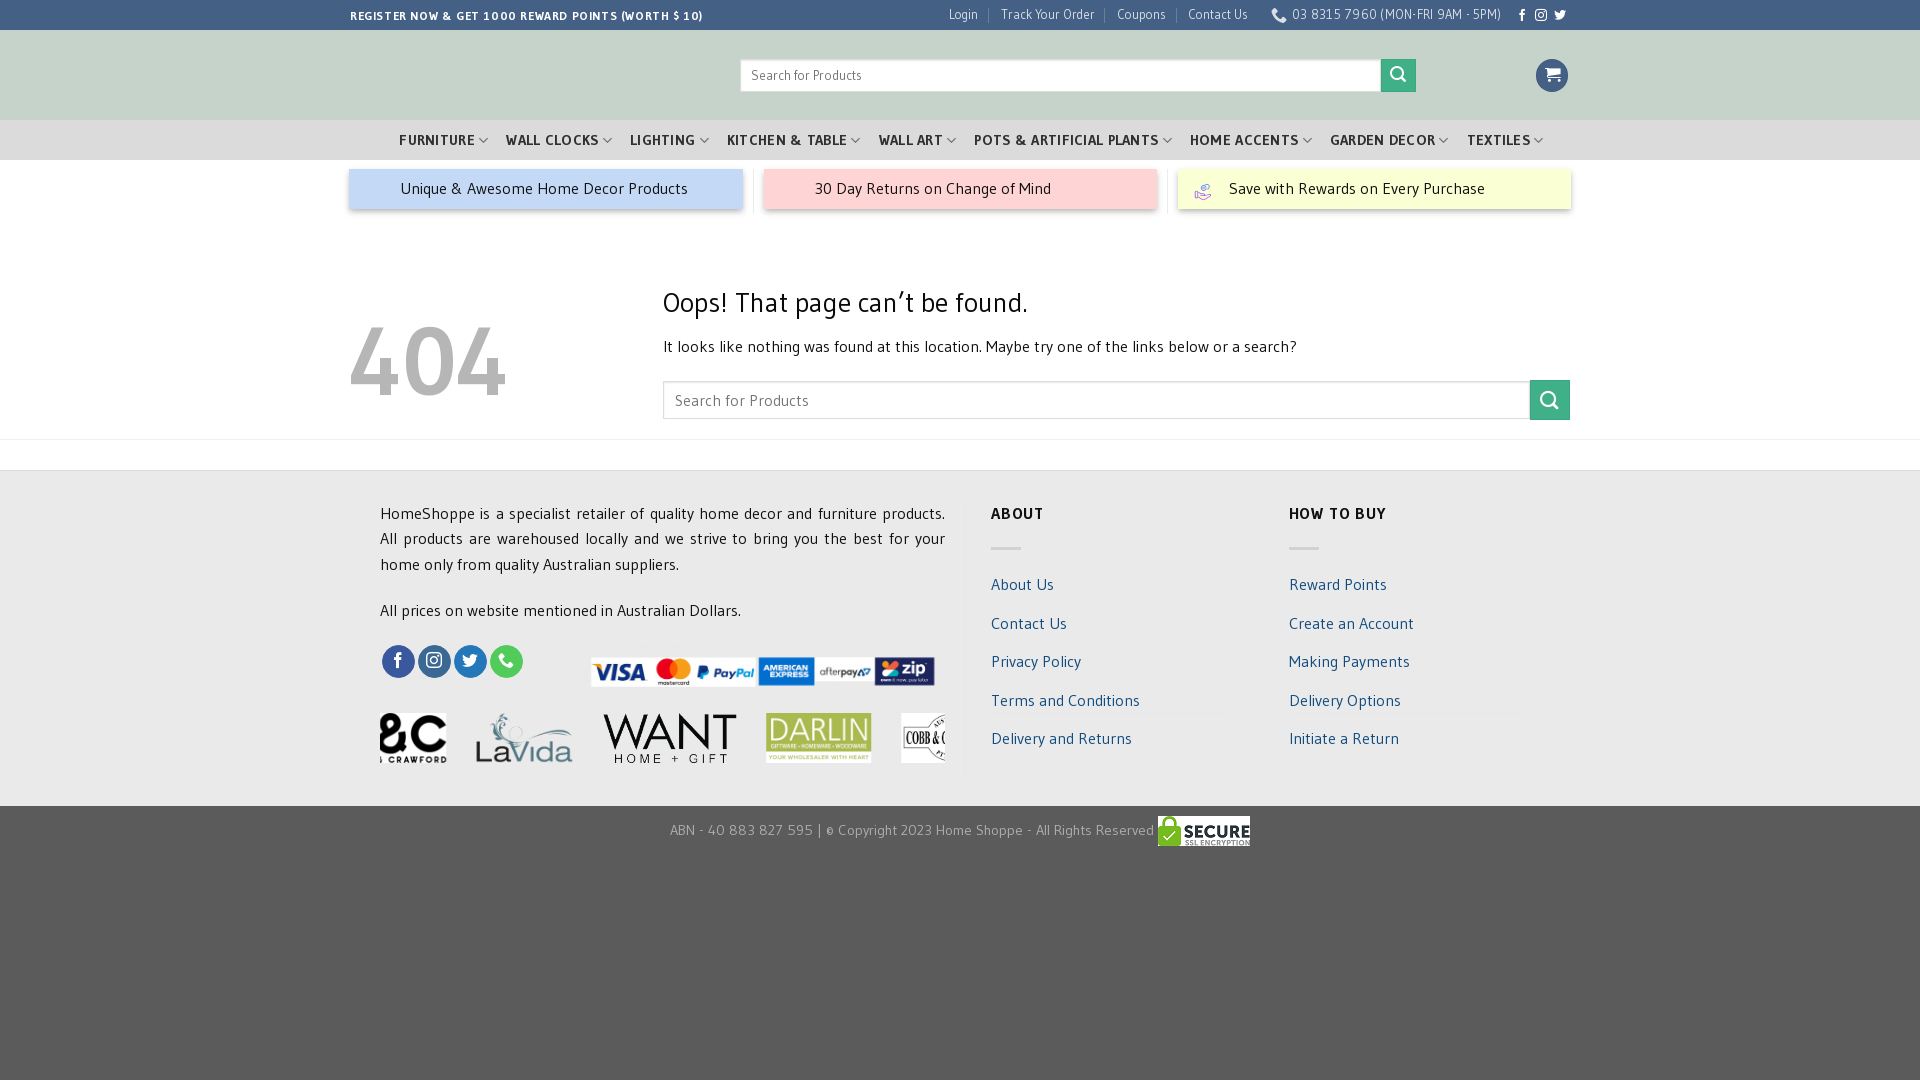  What do you see at coordinates (546, 189) in the screenshot?
I see `'Unique & Awesome Home Decor Products'` at bounding box center [546, 189].